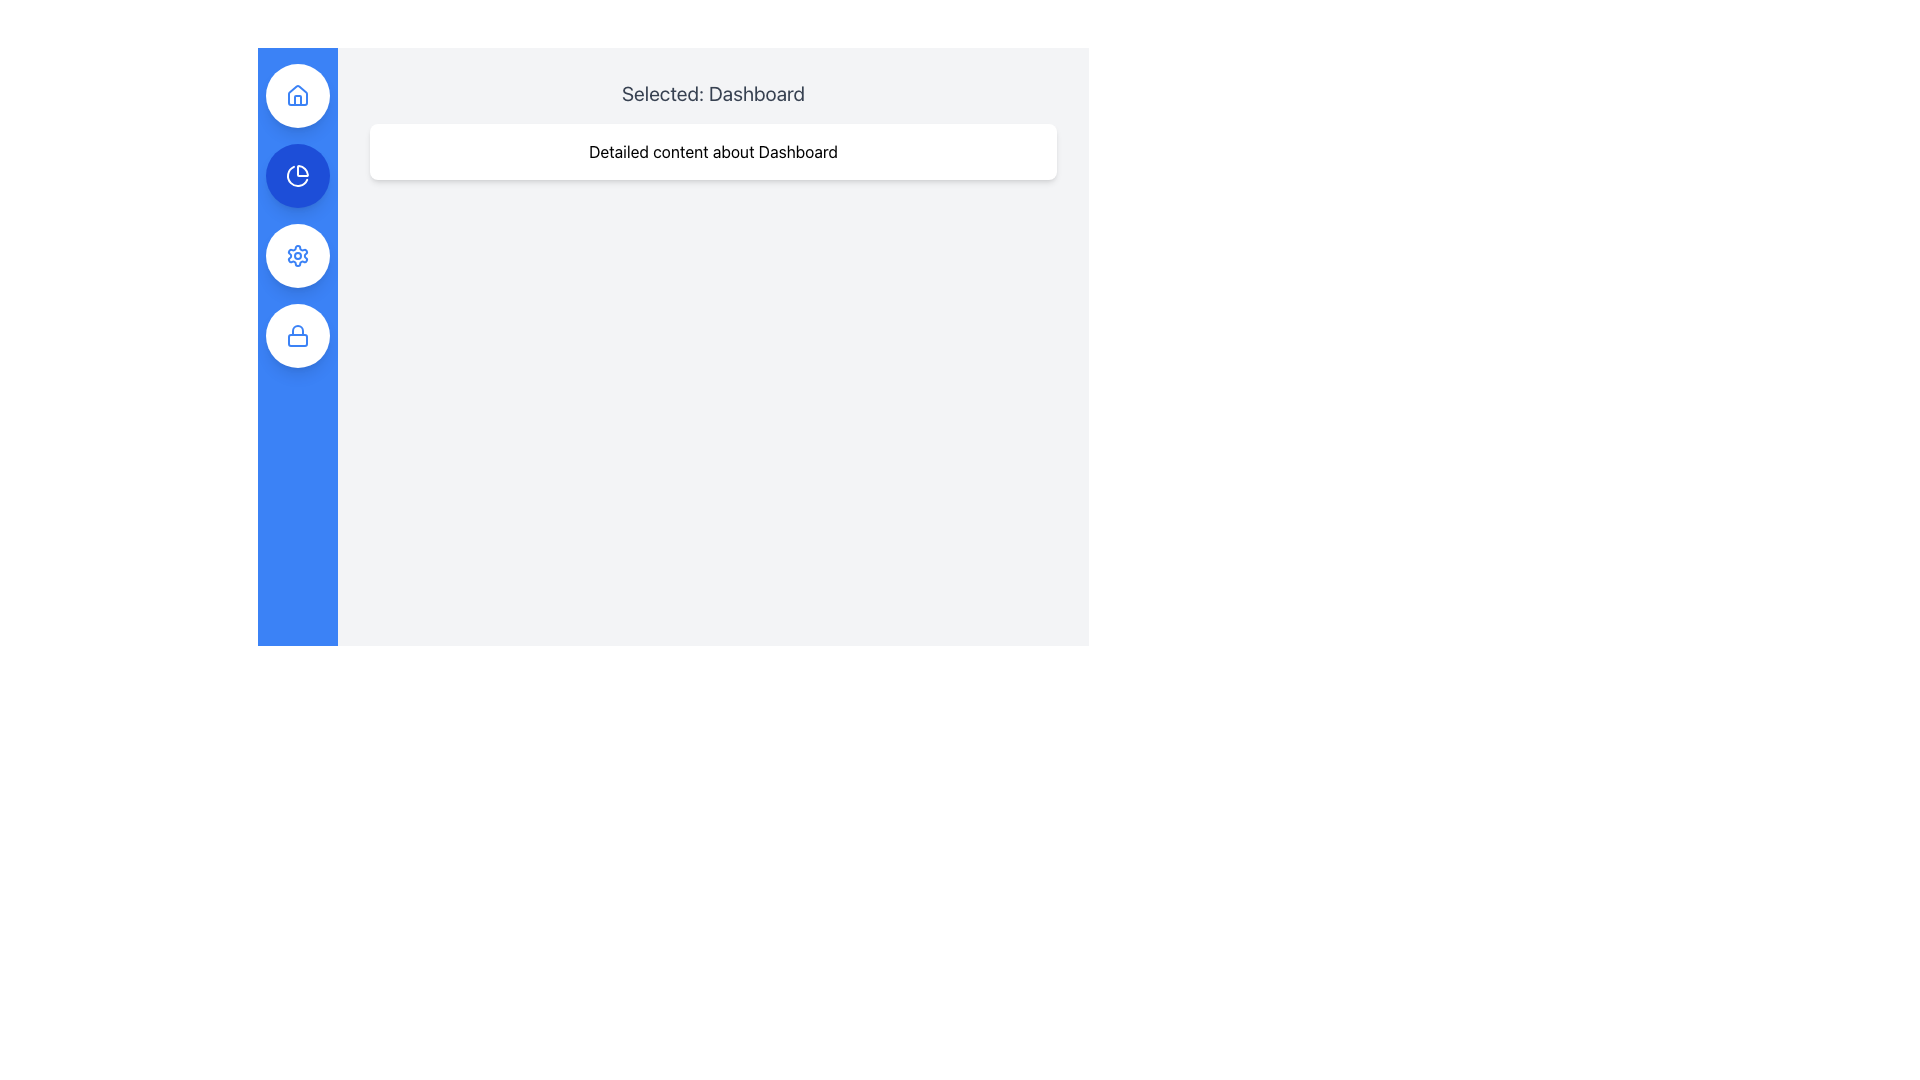 This screenshot has height=1080, width=1920. I want to click on the topmost SVG icon in the vertical group of circular buttons on the left sidebar, which is set against a blue background and is within a white button, so click(296, 96).